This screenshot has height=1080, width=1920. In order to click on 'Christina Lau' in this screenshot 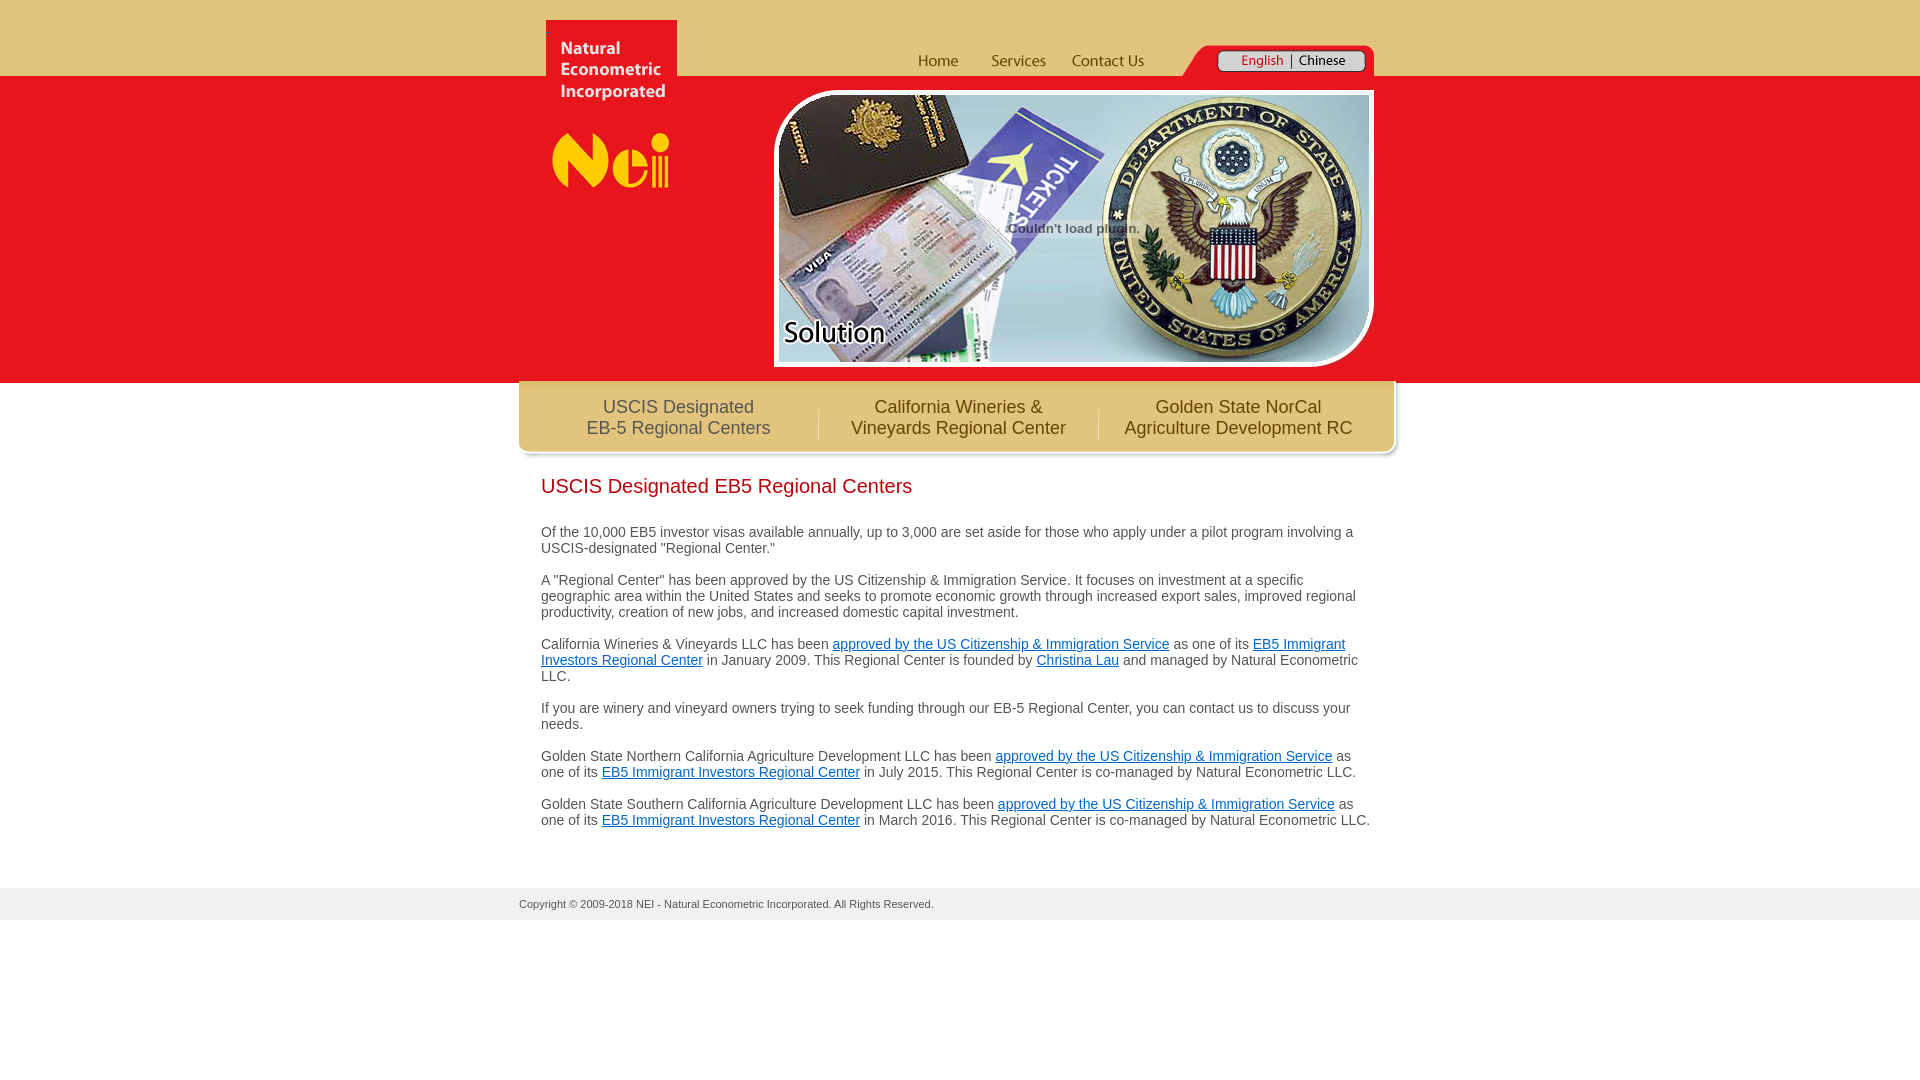, I will do `click(1076, 659)`.